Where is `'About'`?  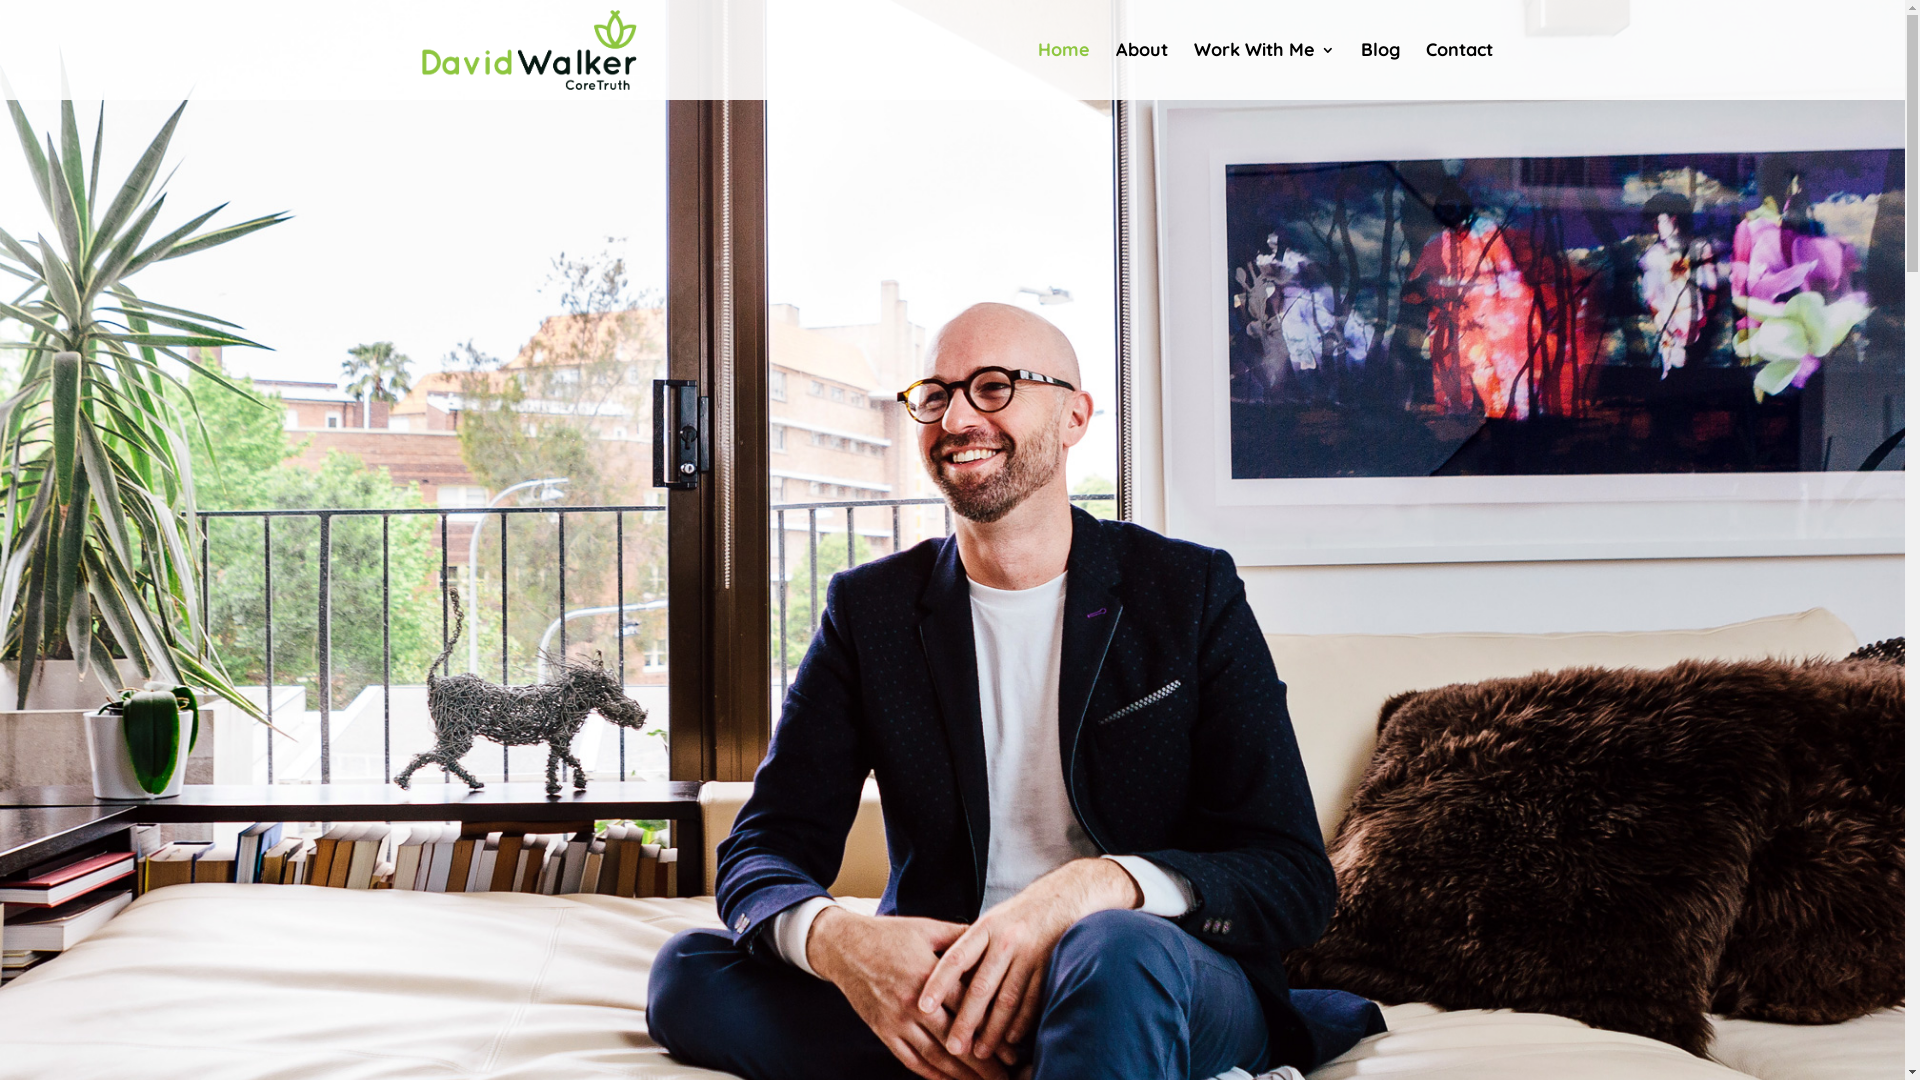
'About' is located at coordinates (1115, 70).